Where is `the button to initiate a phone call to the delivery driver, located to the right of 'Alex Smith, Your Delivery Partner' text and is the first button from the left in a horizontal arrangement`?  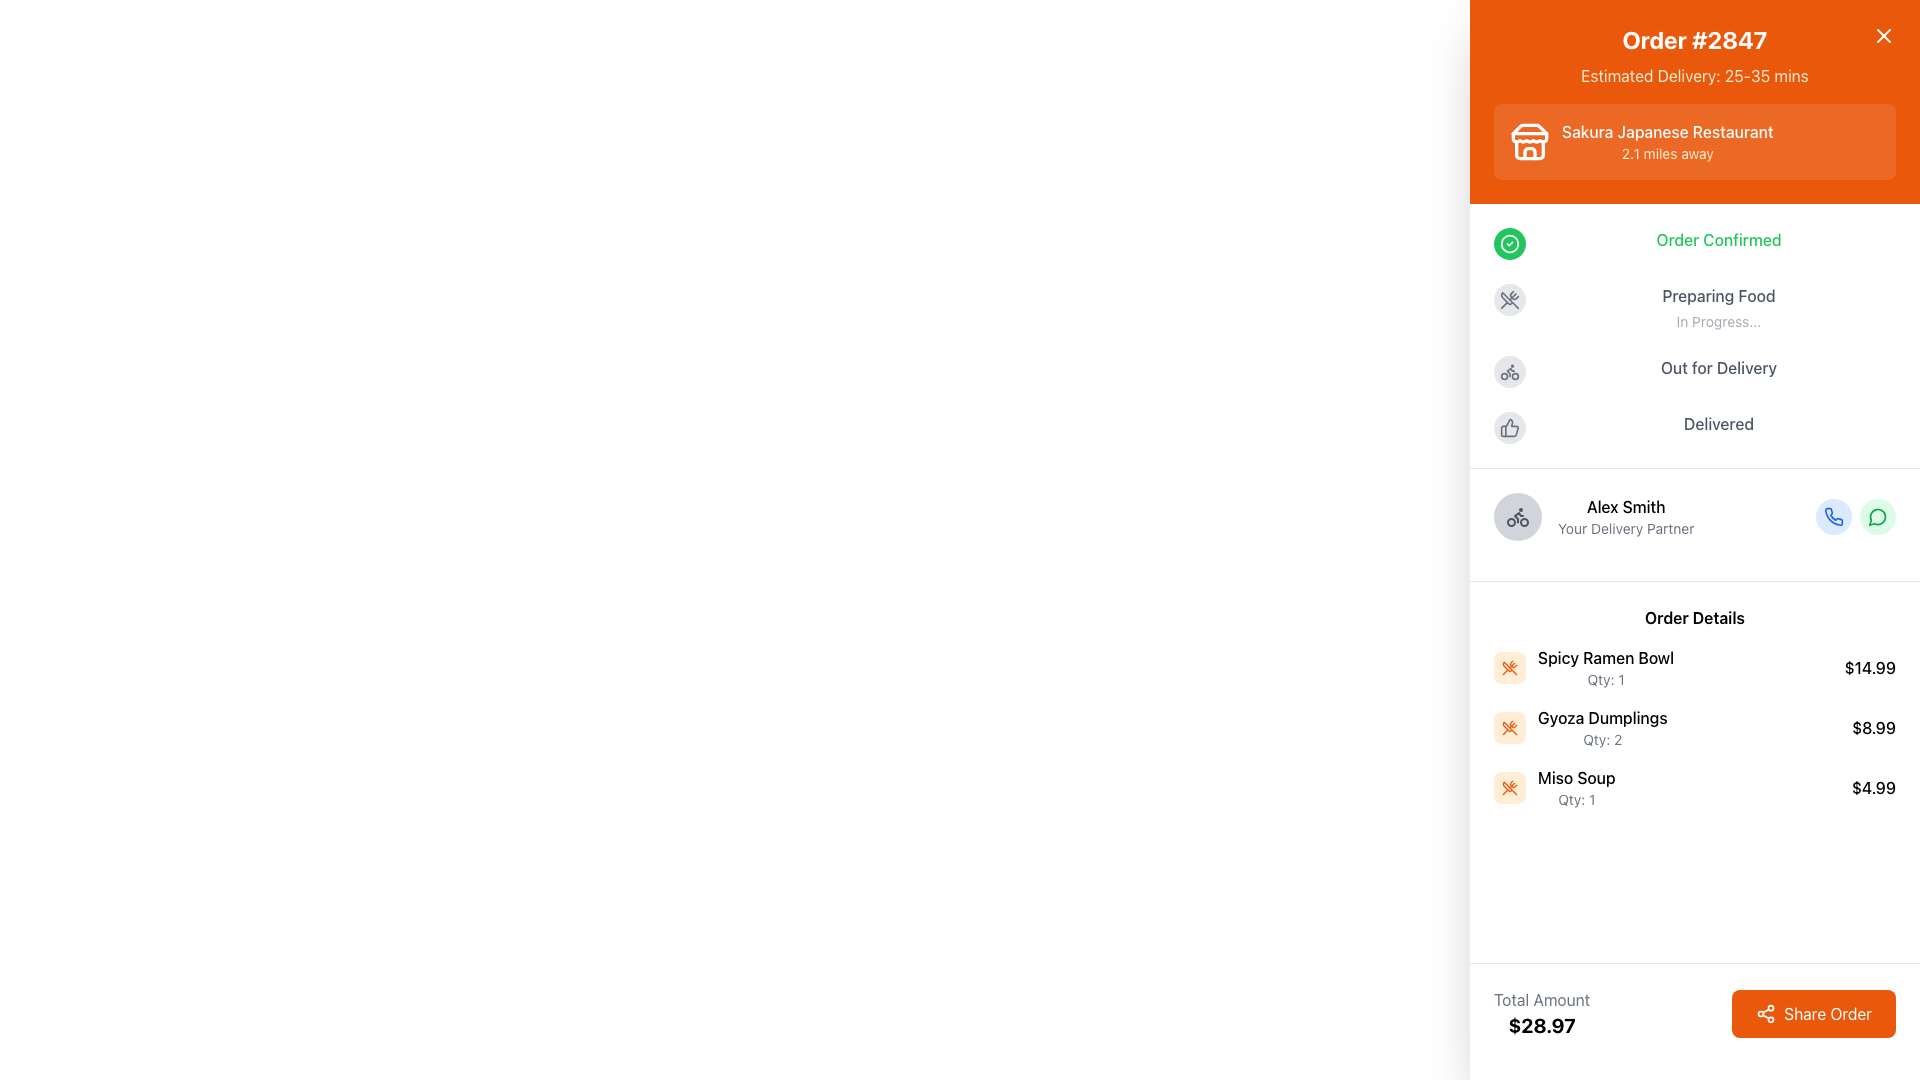
the button to initiate a phone call to the delivery driver, located to the right of 'Alex Smith, Your Delivery Partner' text and is the first button from the left in a horizontal arrangement is located at coordinates (1833, 515).